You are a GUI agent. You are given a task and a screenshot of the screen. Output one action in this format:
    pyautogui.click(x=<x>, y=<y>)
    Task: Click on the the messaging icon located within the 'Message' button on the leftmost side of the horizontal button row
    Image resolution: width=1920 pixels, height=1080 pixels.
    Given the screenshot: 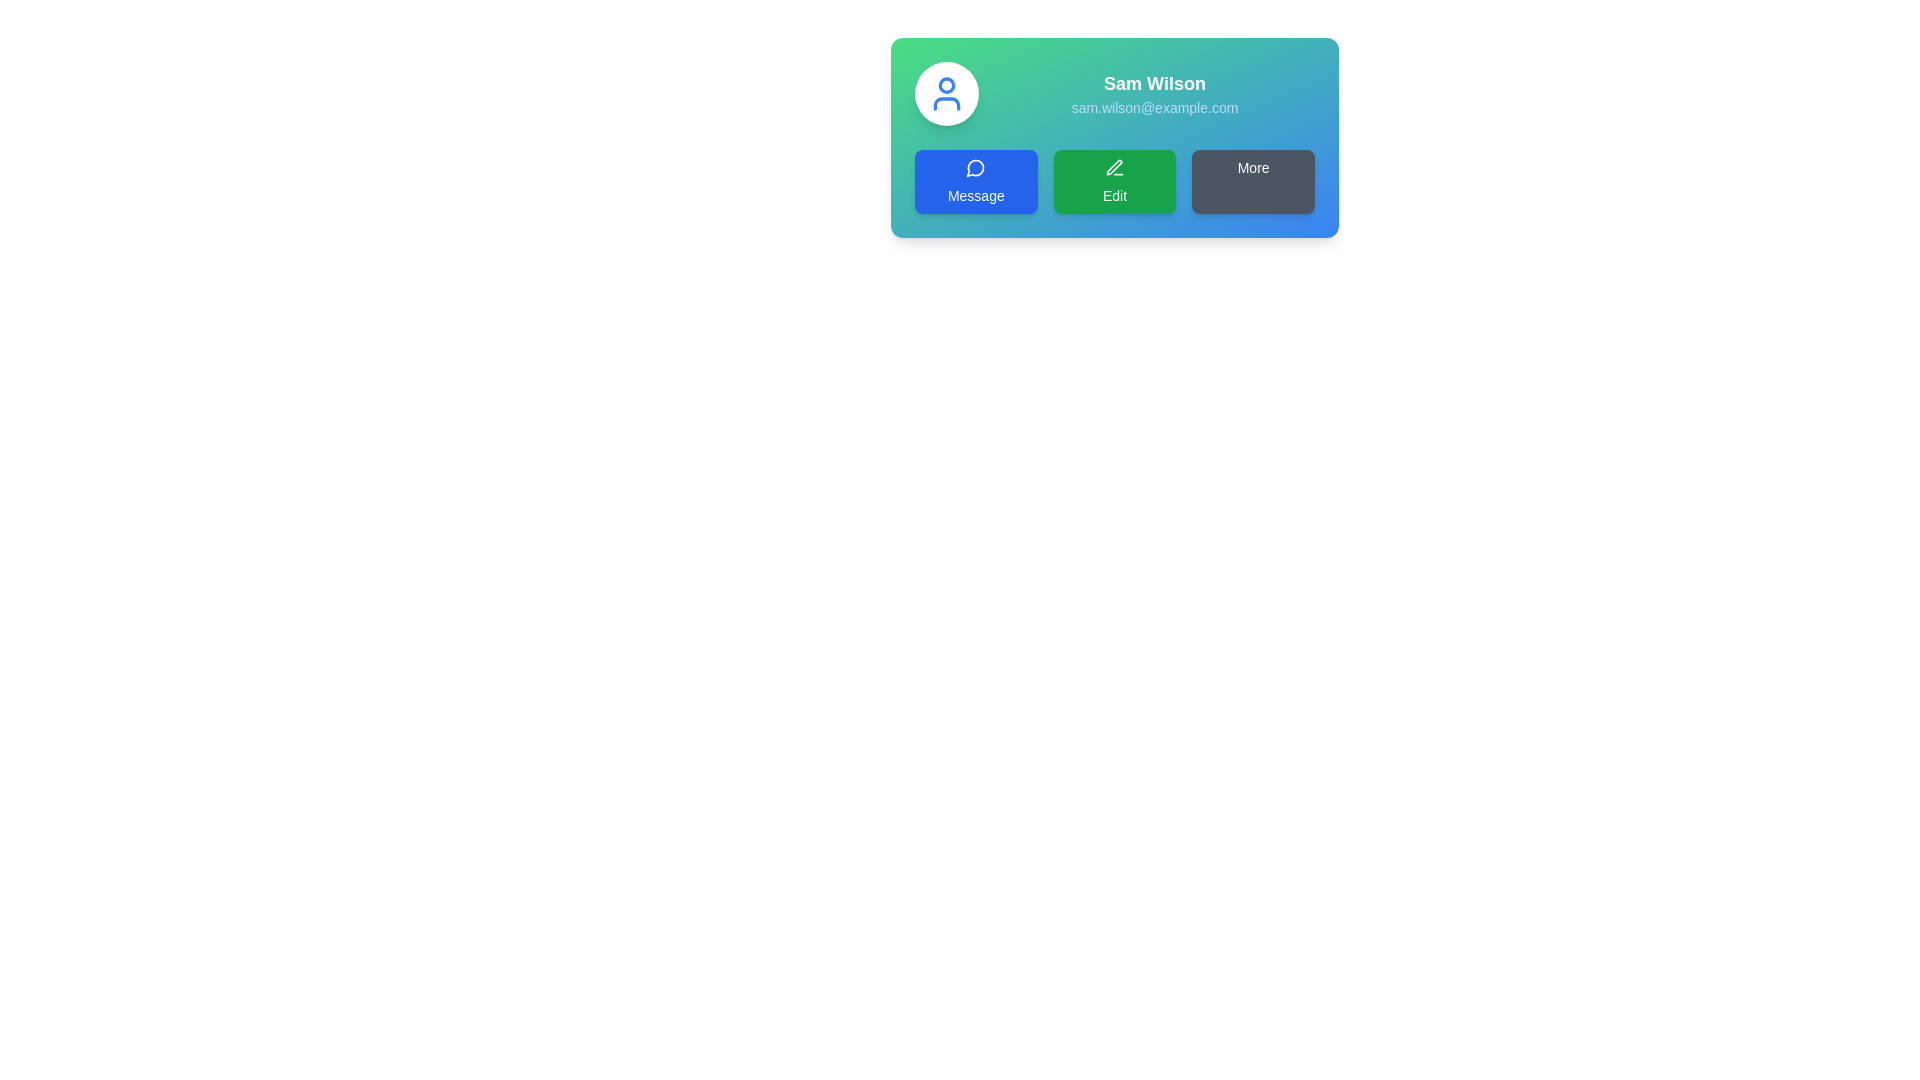 What is the action you would take?
    pyautogui.click(x=976, y=167)
    